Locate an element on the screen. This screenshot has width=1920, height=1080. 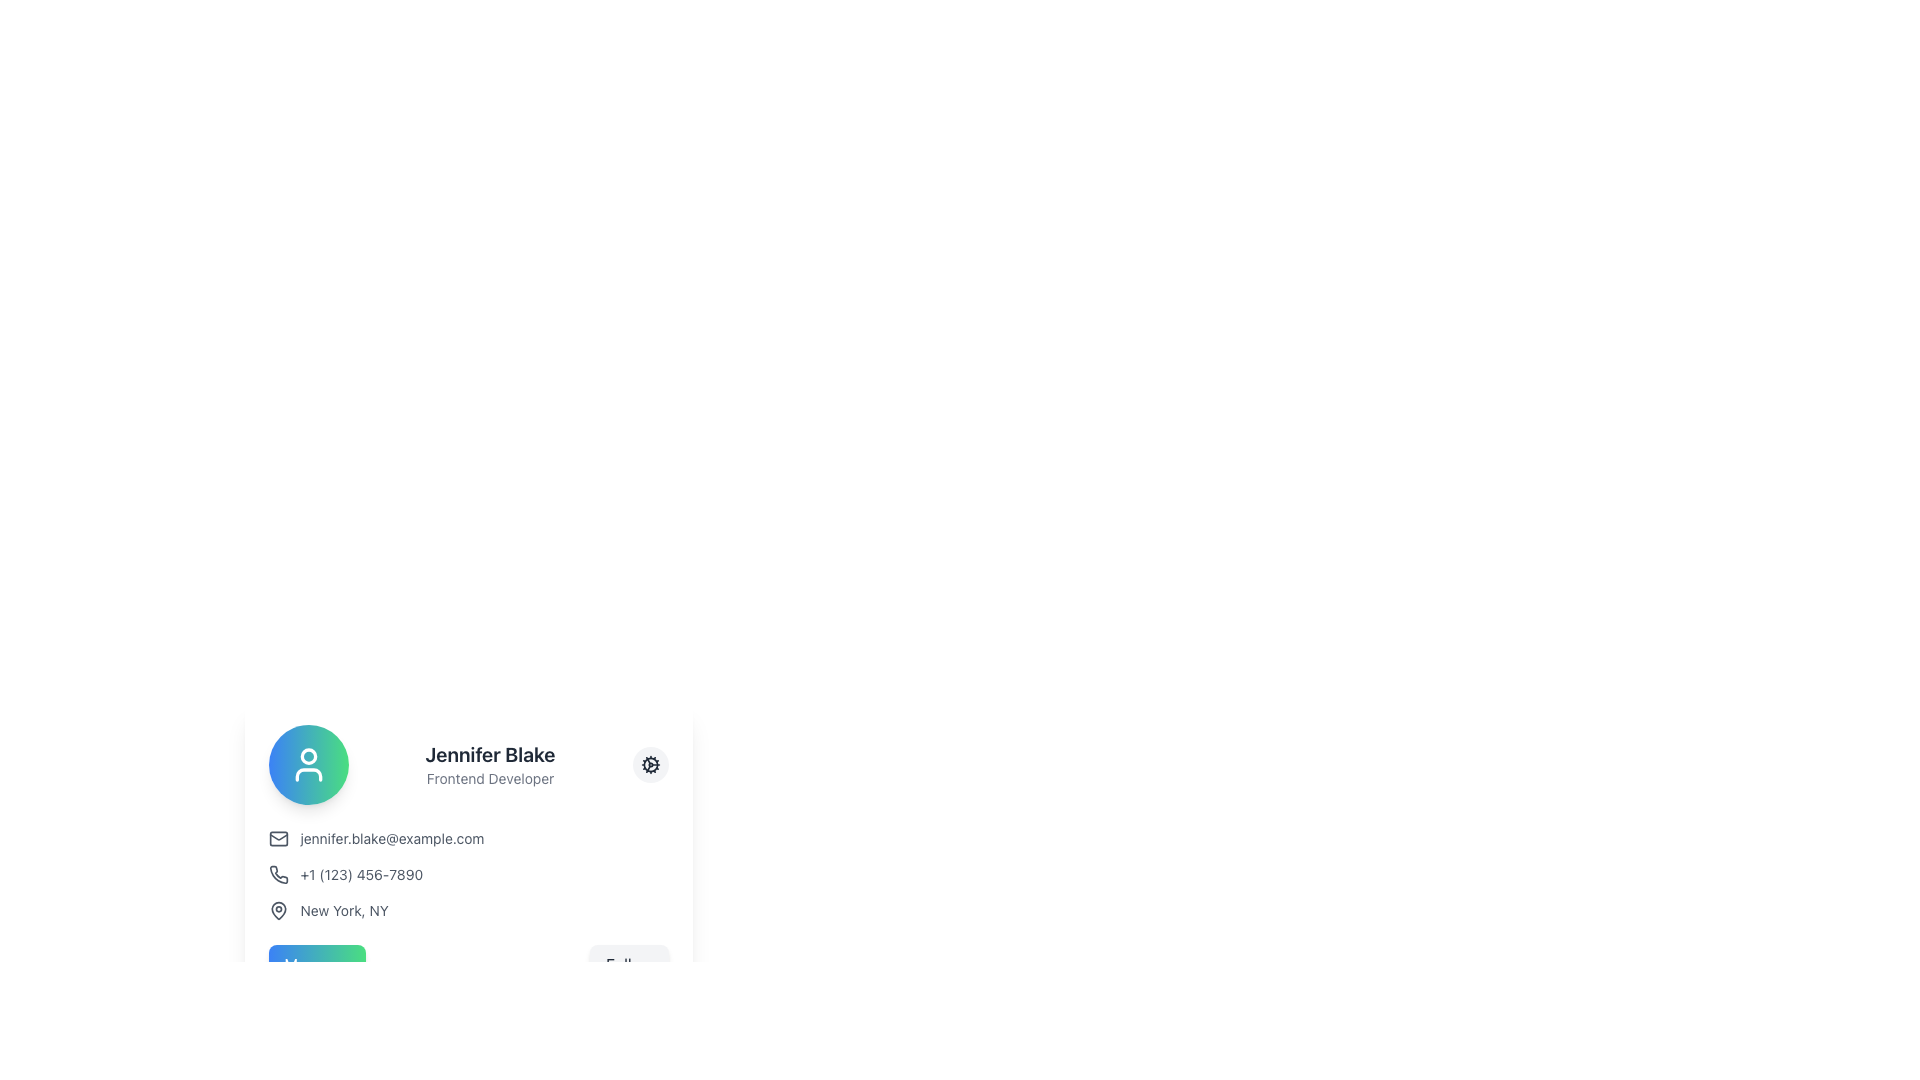
the SVG Circle element that represents the head in the profile icon design located at the top left corner of the user information card is located at coordinates (307, 756).